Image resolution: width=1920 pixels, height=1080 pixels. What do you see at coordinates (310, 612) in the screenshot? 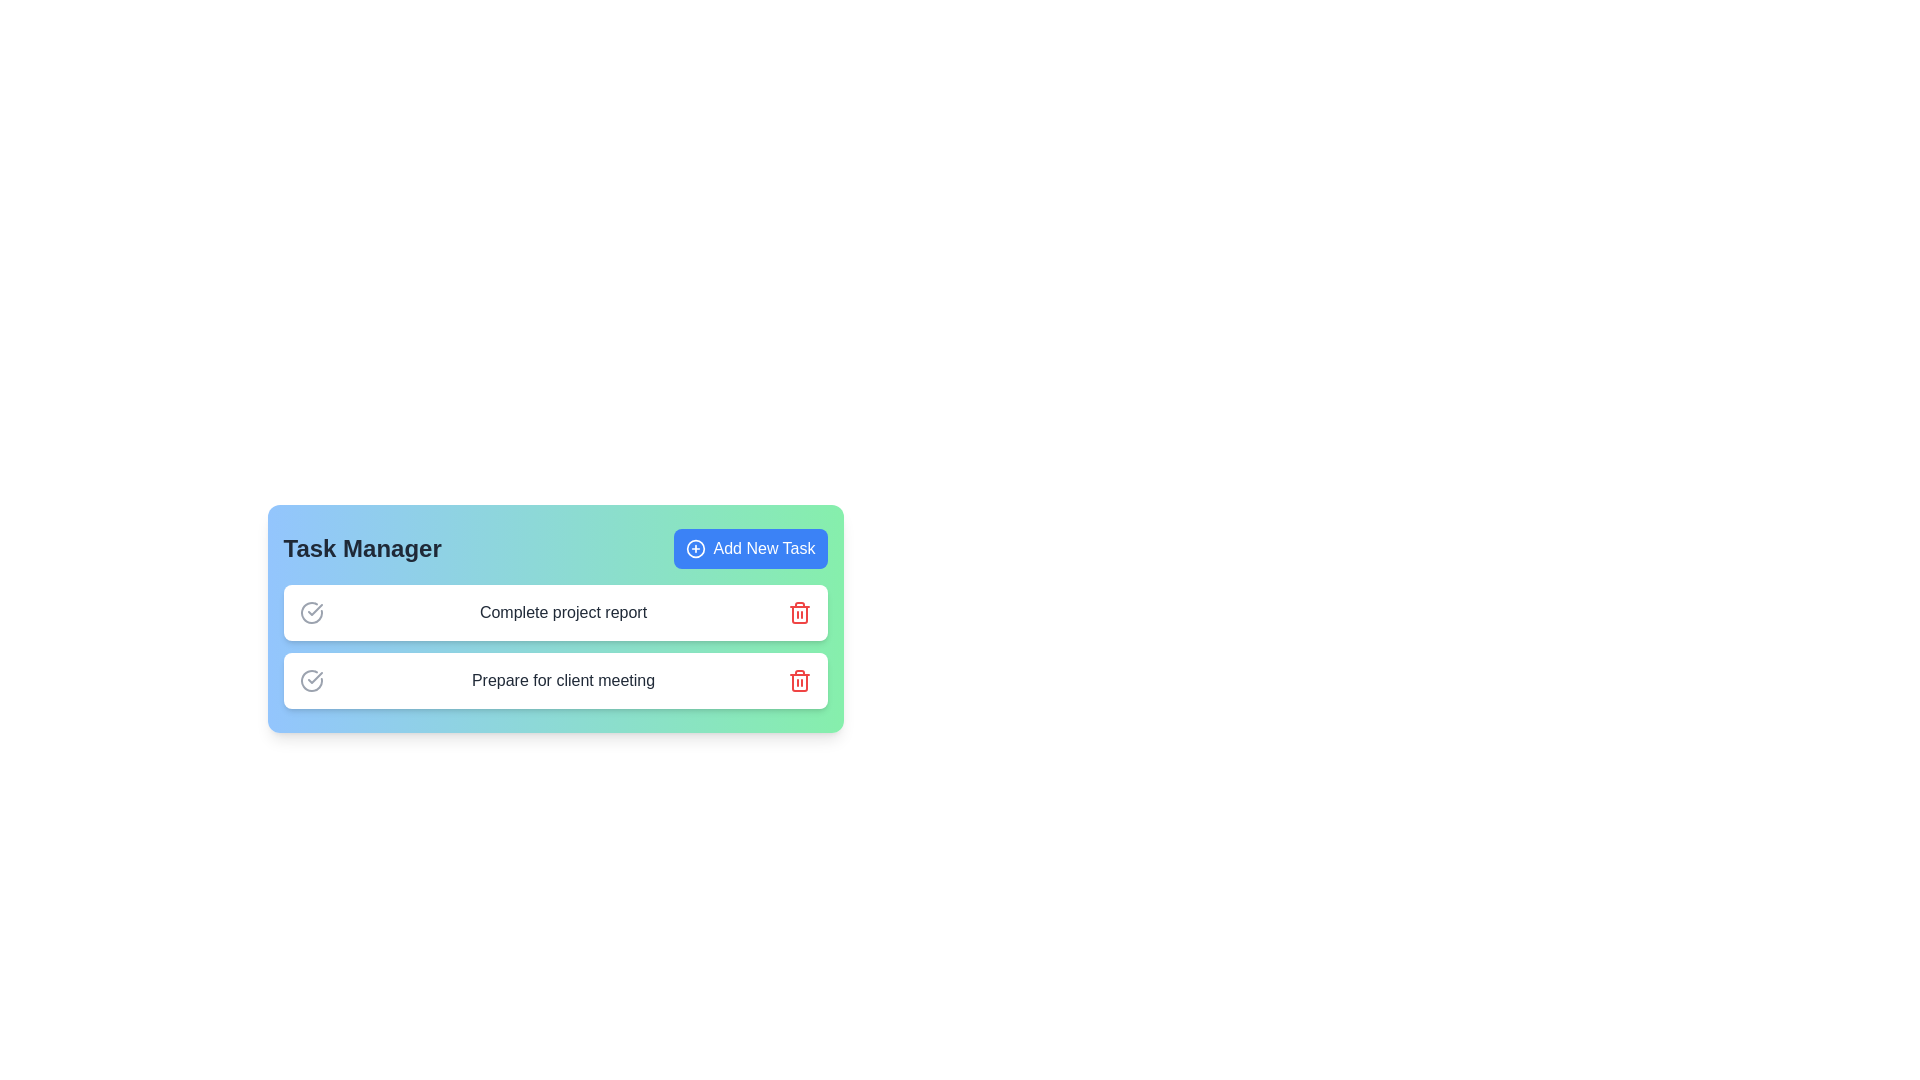
I see `the Icon Button that serves as a marker for task completion, located at the leftmost section of the row containing the 'Complete project report' text` at bounding box center [310, 612].